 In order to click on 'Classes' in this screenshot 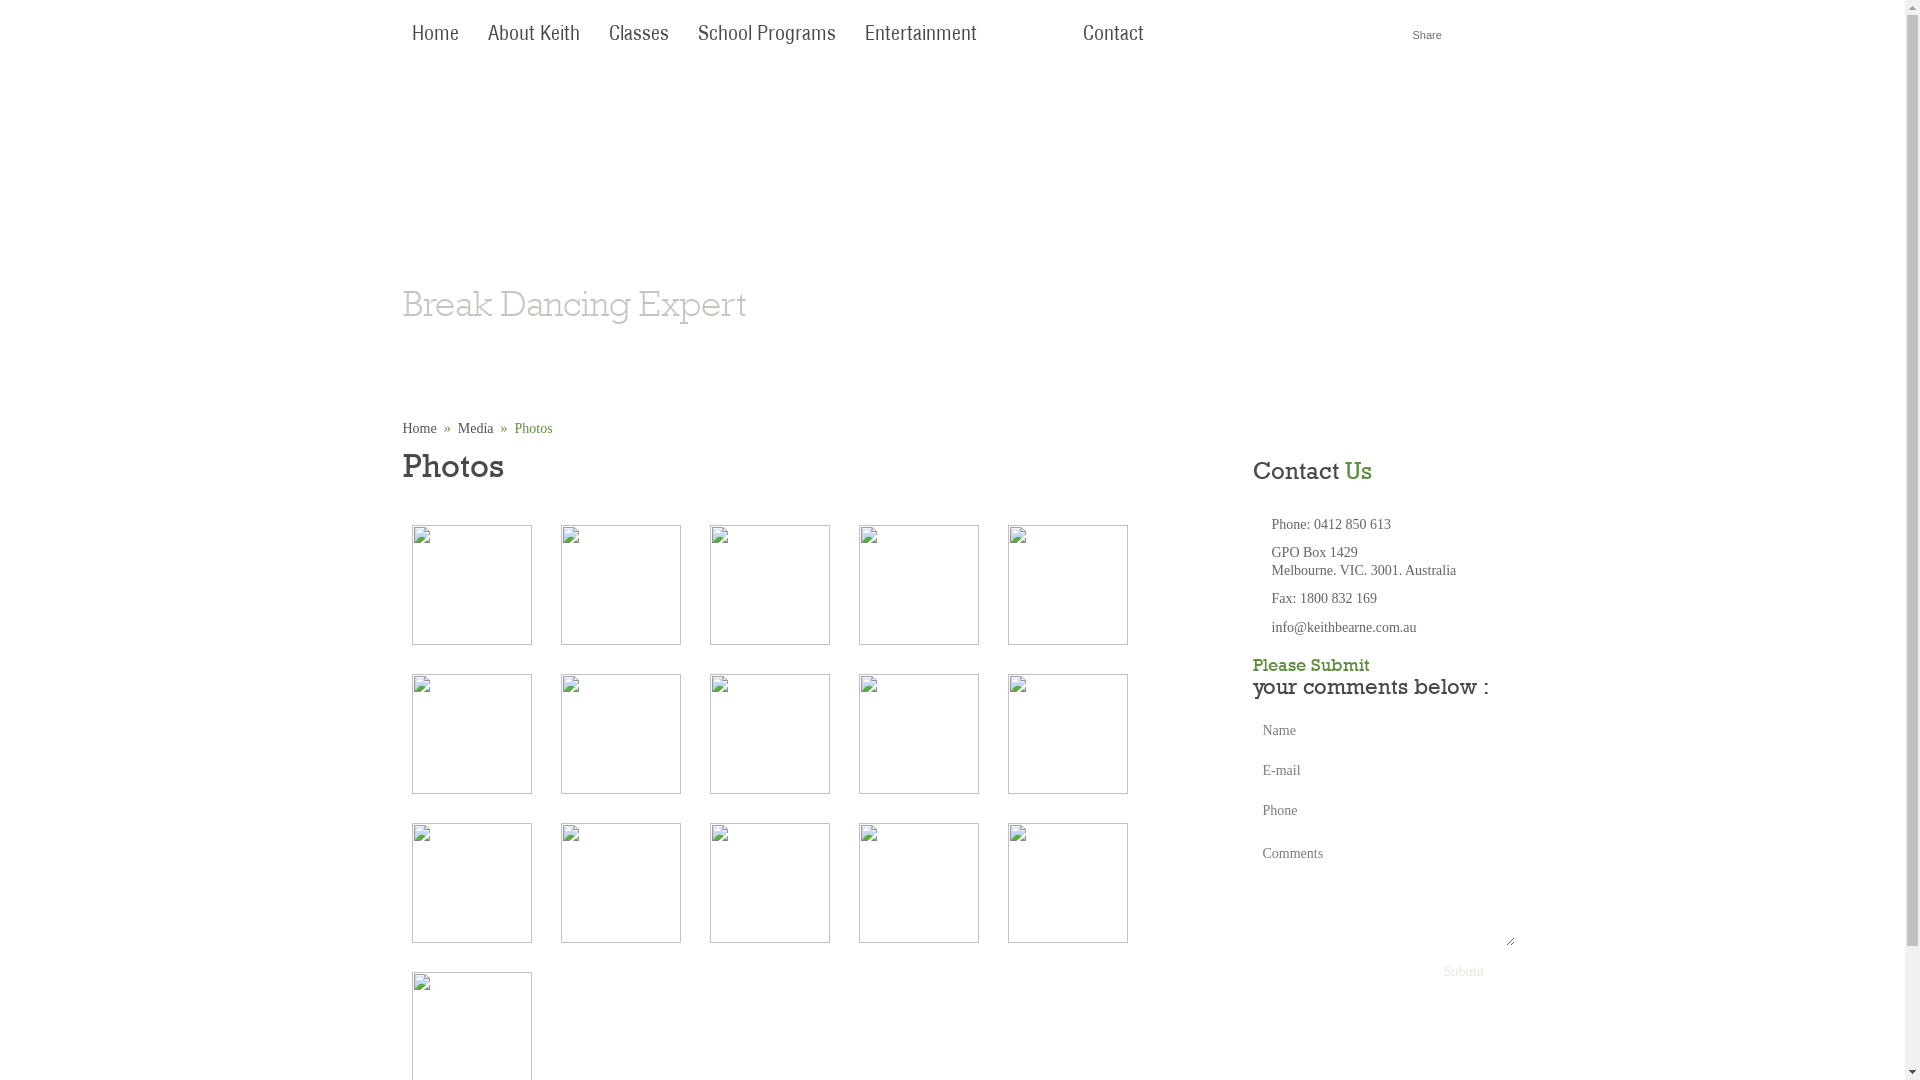, I will do `click(599, 34)`.